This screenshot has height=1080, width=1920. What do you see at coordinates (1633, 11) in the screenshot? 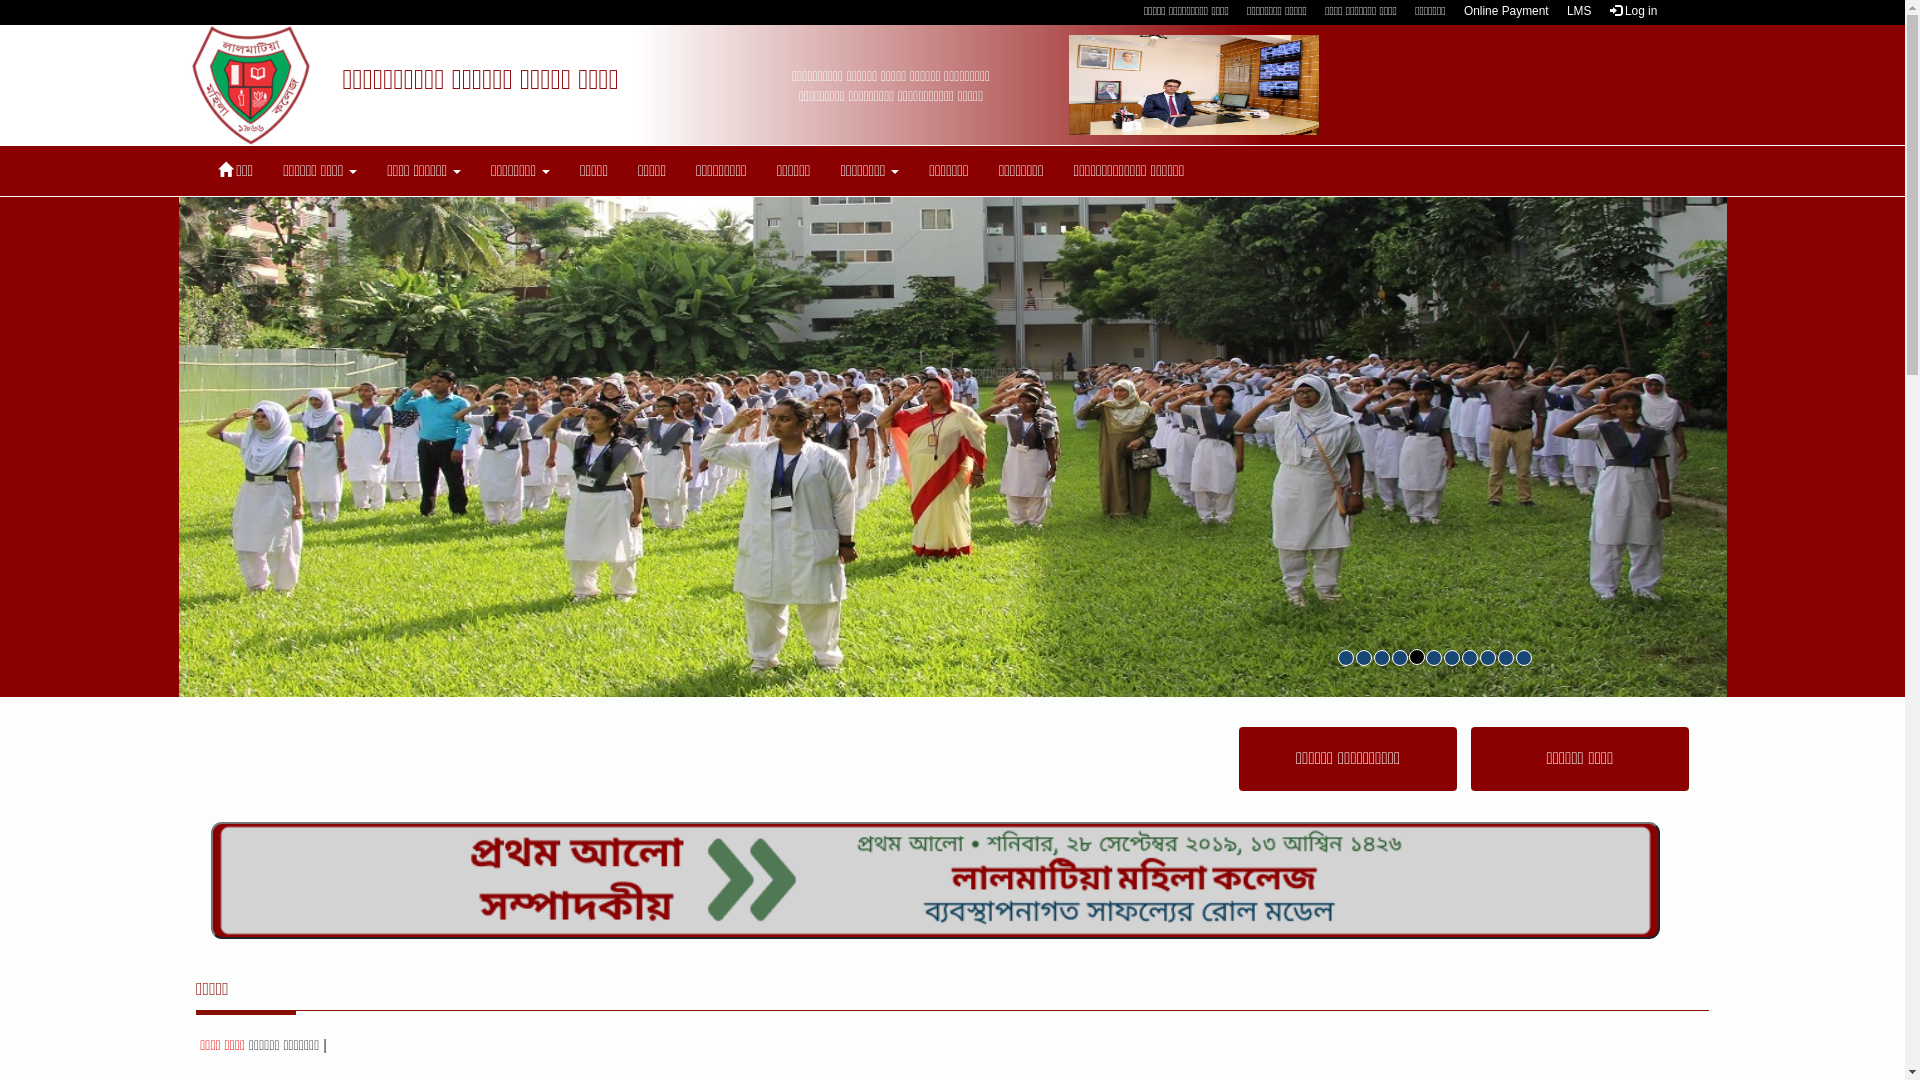
I see `'Log in'` at bounding box center [1633, 11].